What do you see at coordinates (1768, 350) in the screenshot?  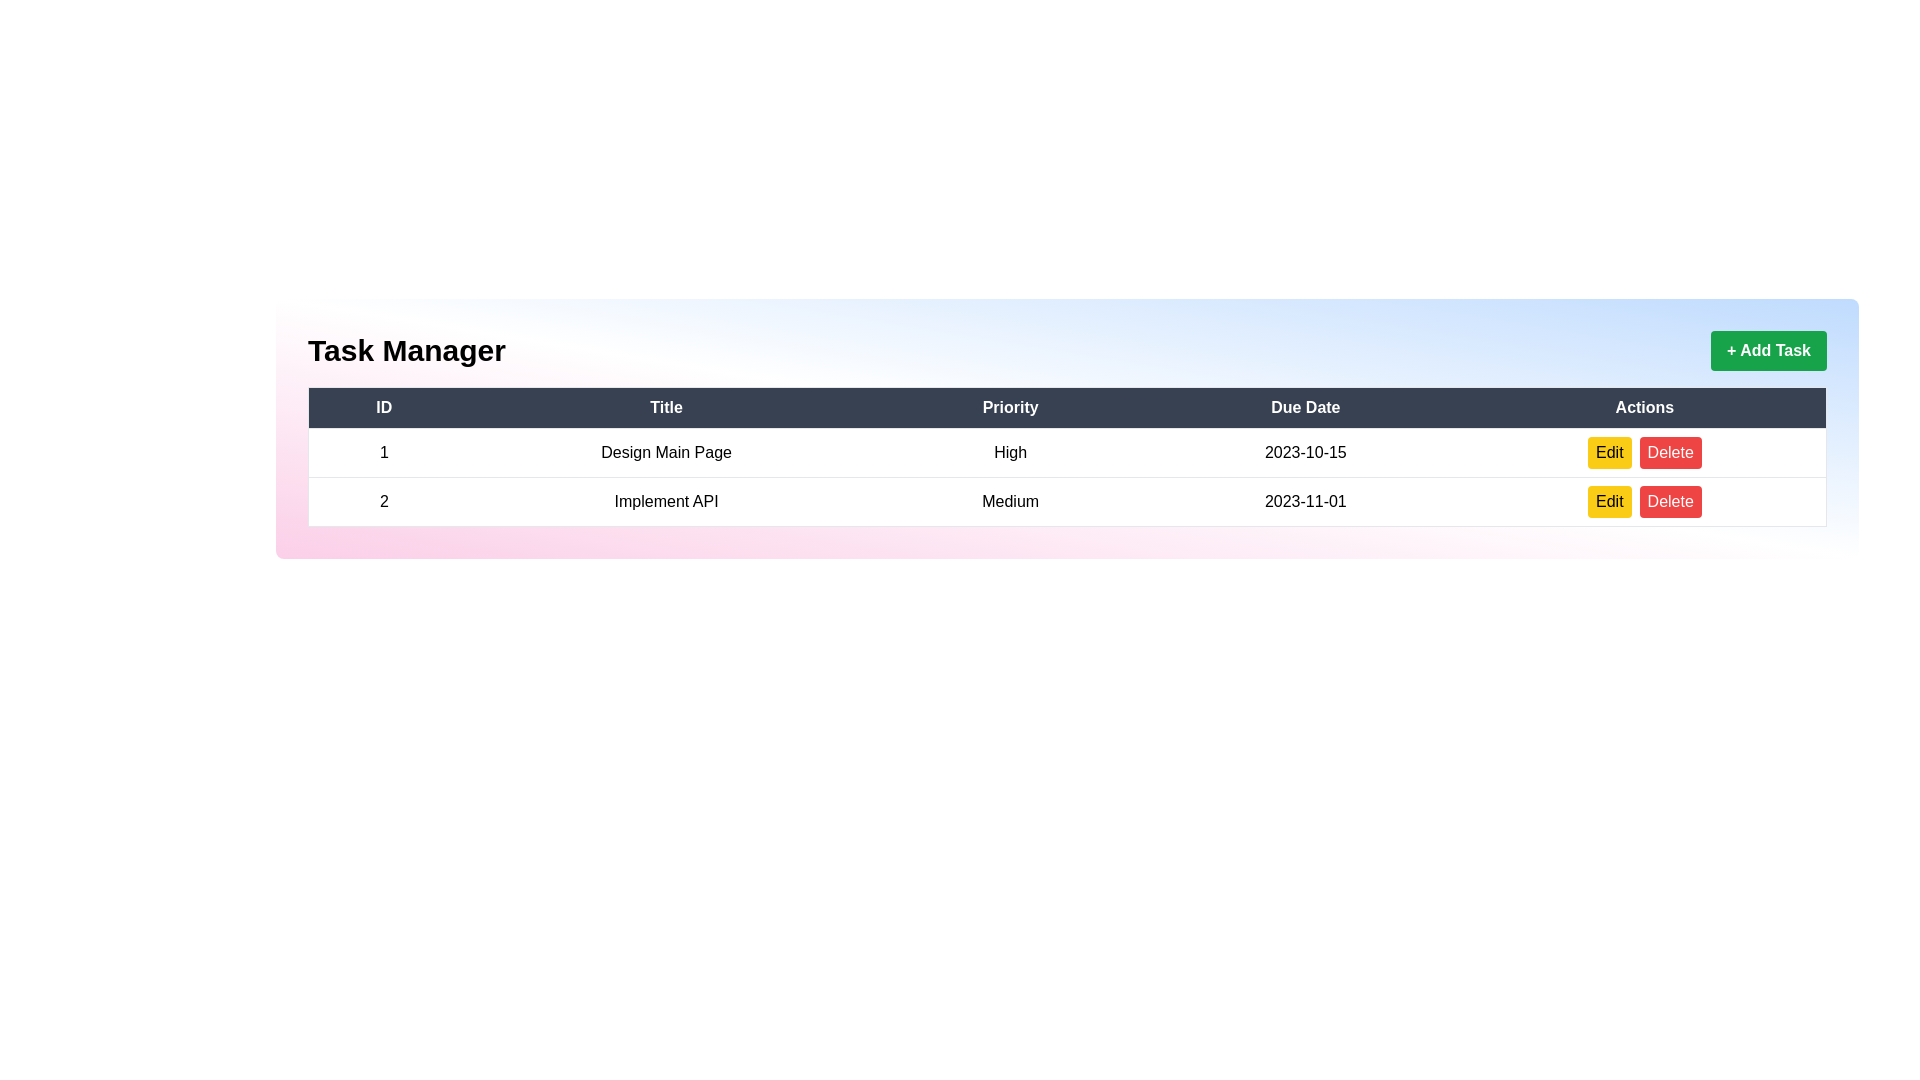 I see `the '+ Add Task' button with a green background located at the top-right side of the interface` at bounding box center [1768, 350].